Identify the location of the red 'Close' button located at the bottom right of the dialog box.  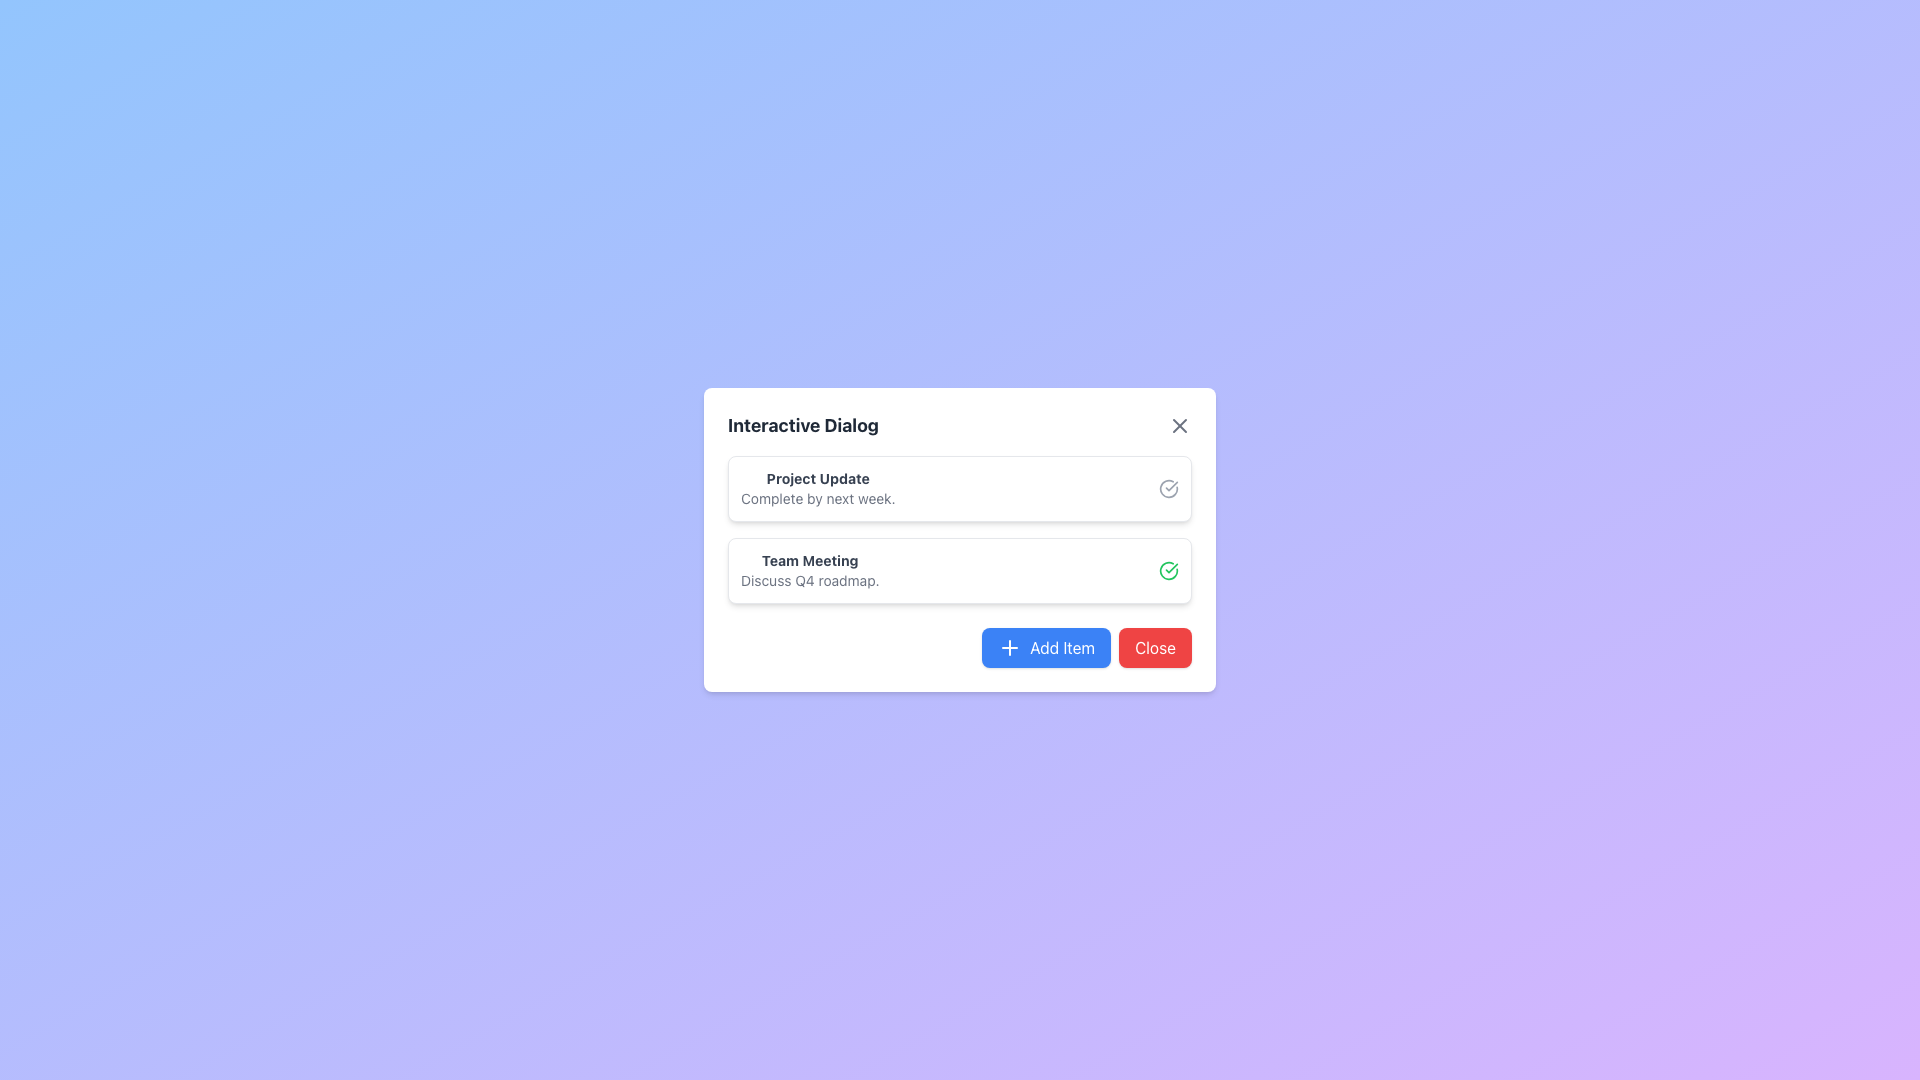
(1155, 648).